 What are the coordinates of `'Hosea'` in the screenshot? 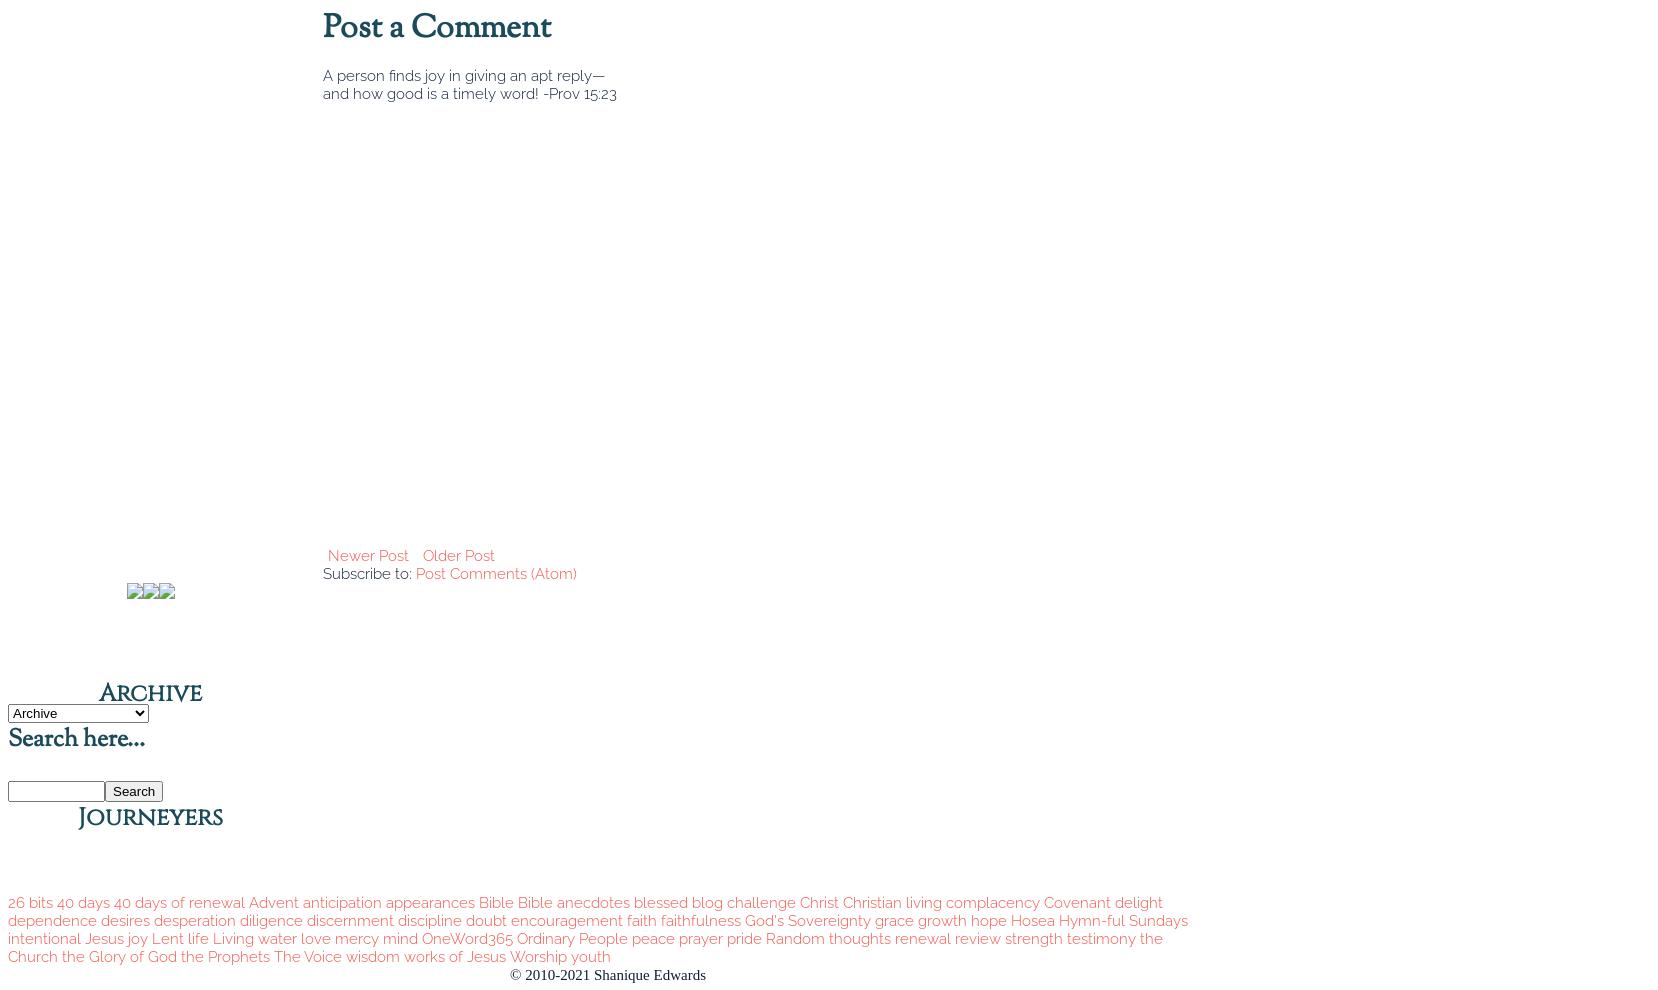 It's located at (1032, 919).